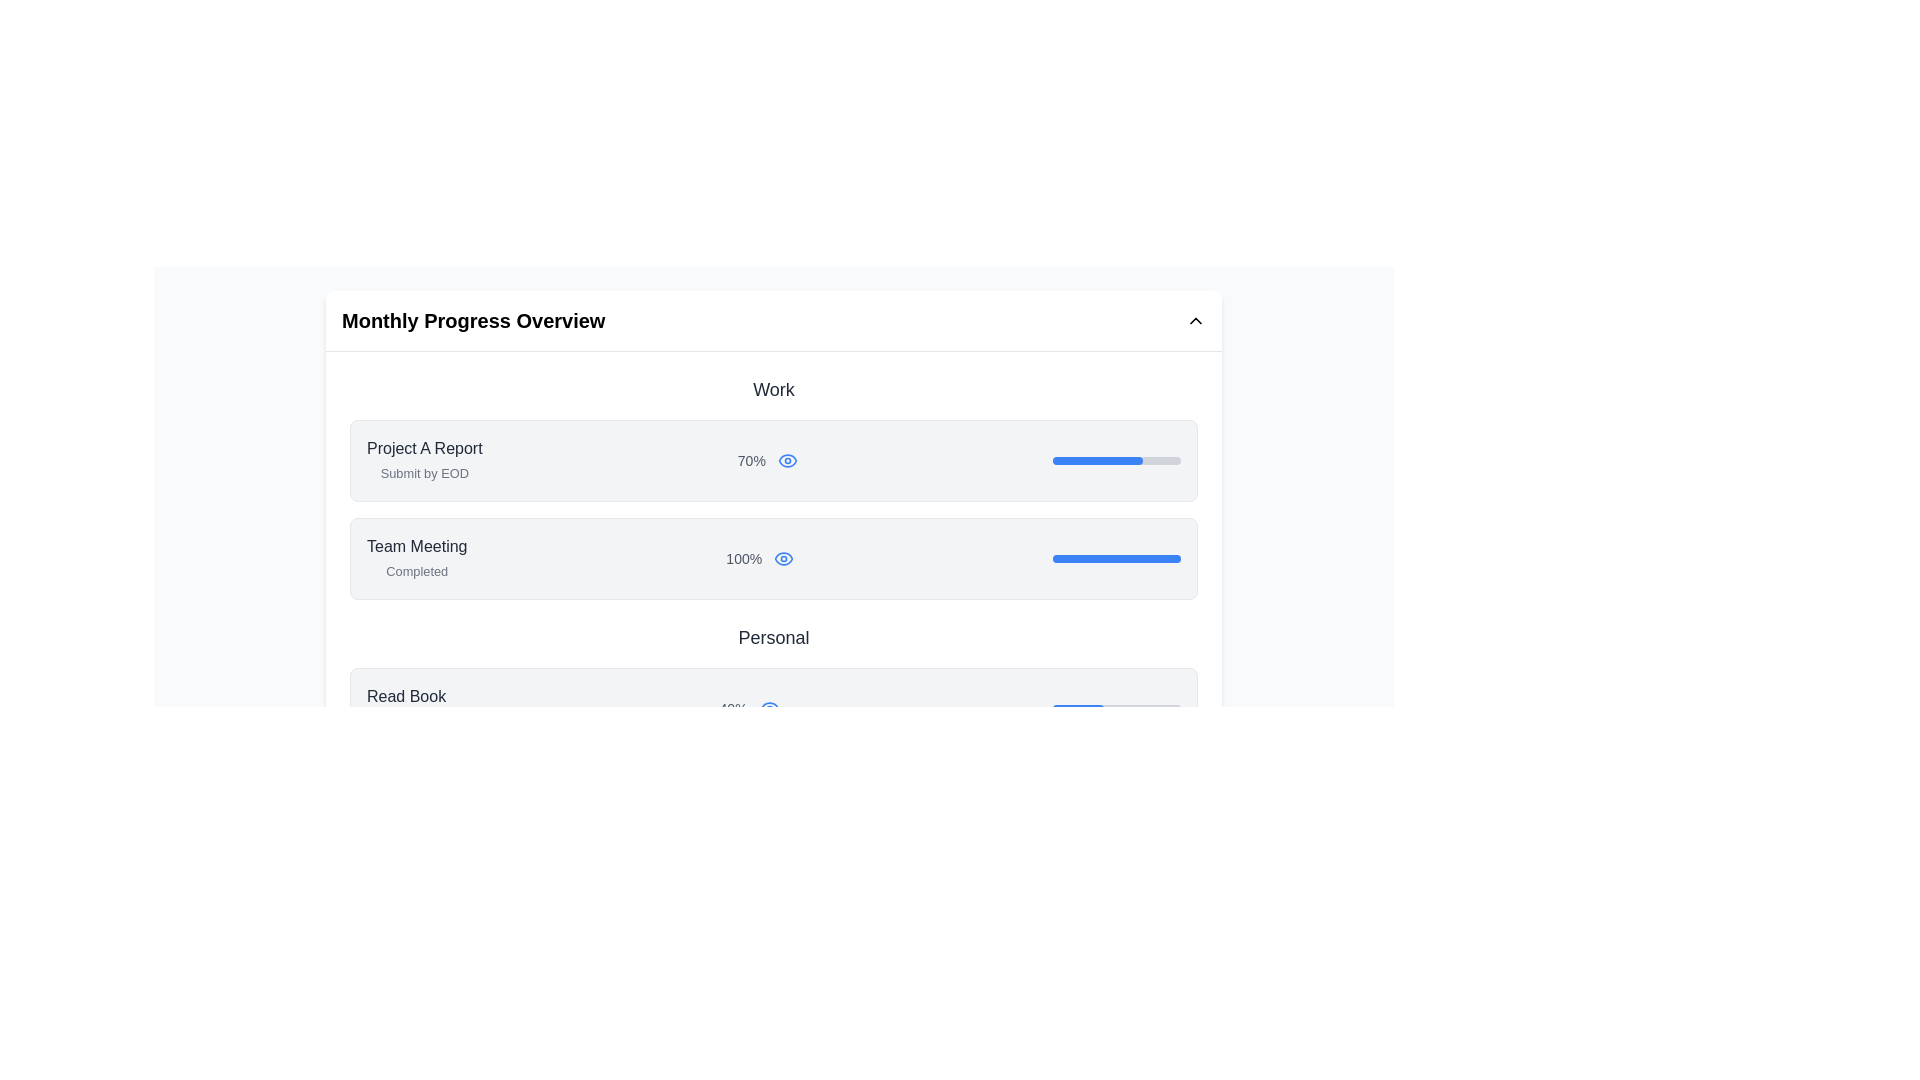 Image resolution: width=1920 pixels, height=1080 pixels. I want to click on the visibility icon located in the 'Team Meeting' row under the 'Work' section, positioned directly to the right of the '100%' text and to the left of the progress bar, so click(783, 559).